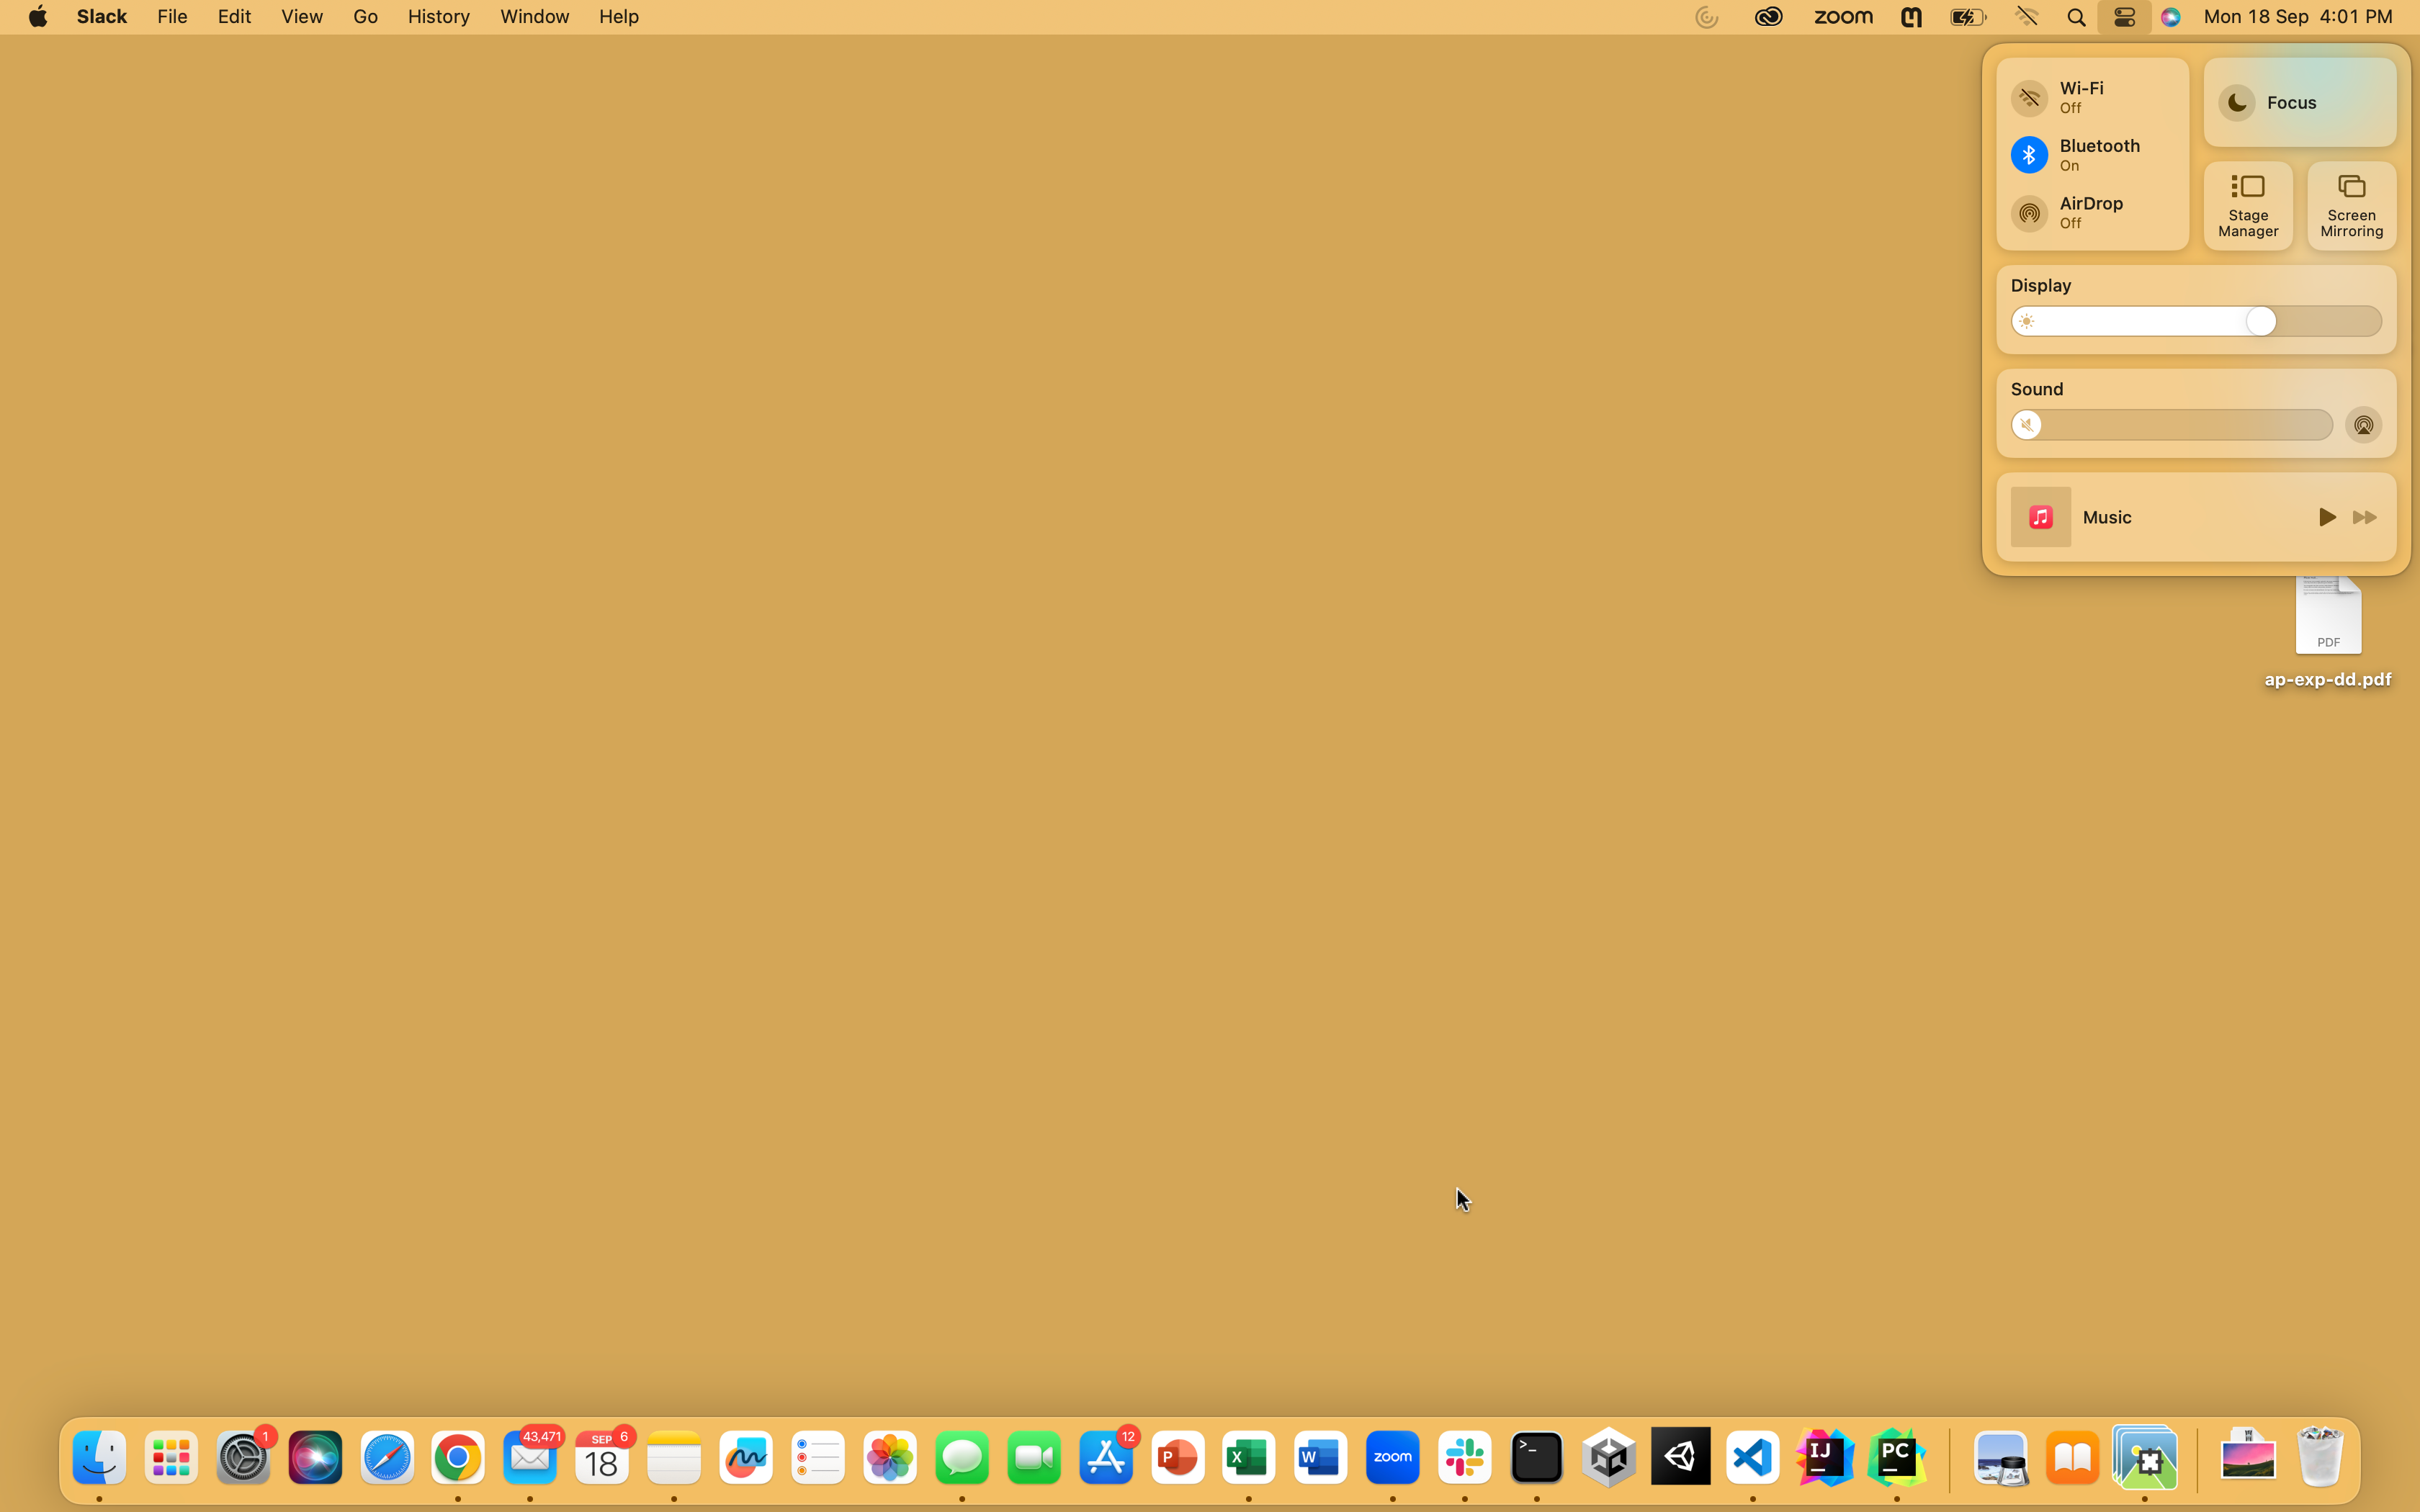  Describe the element at coordinates (2365, 423) in the screenshot. I see `Disable the airdrop feature` at that location.